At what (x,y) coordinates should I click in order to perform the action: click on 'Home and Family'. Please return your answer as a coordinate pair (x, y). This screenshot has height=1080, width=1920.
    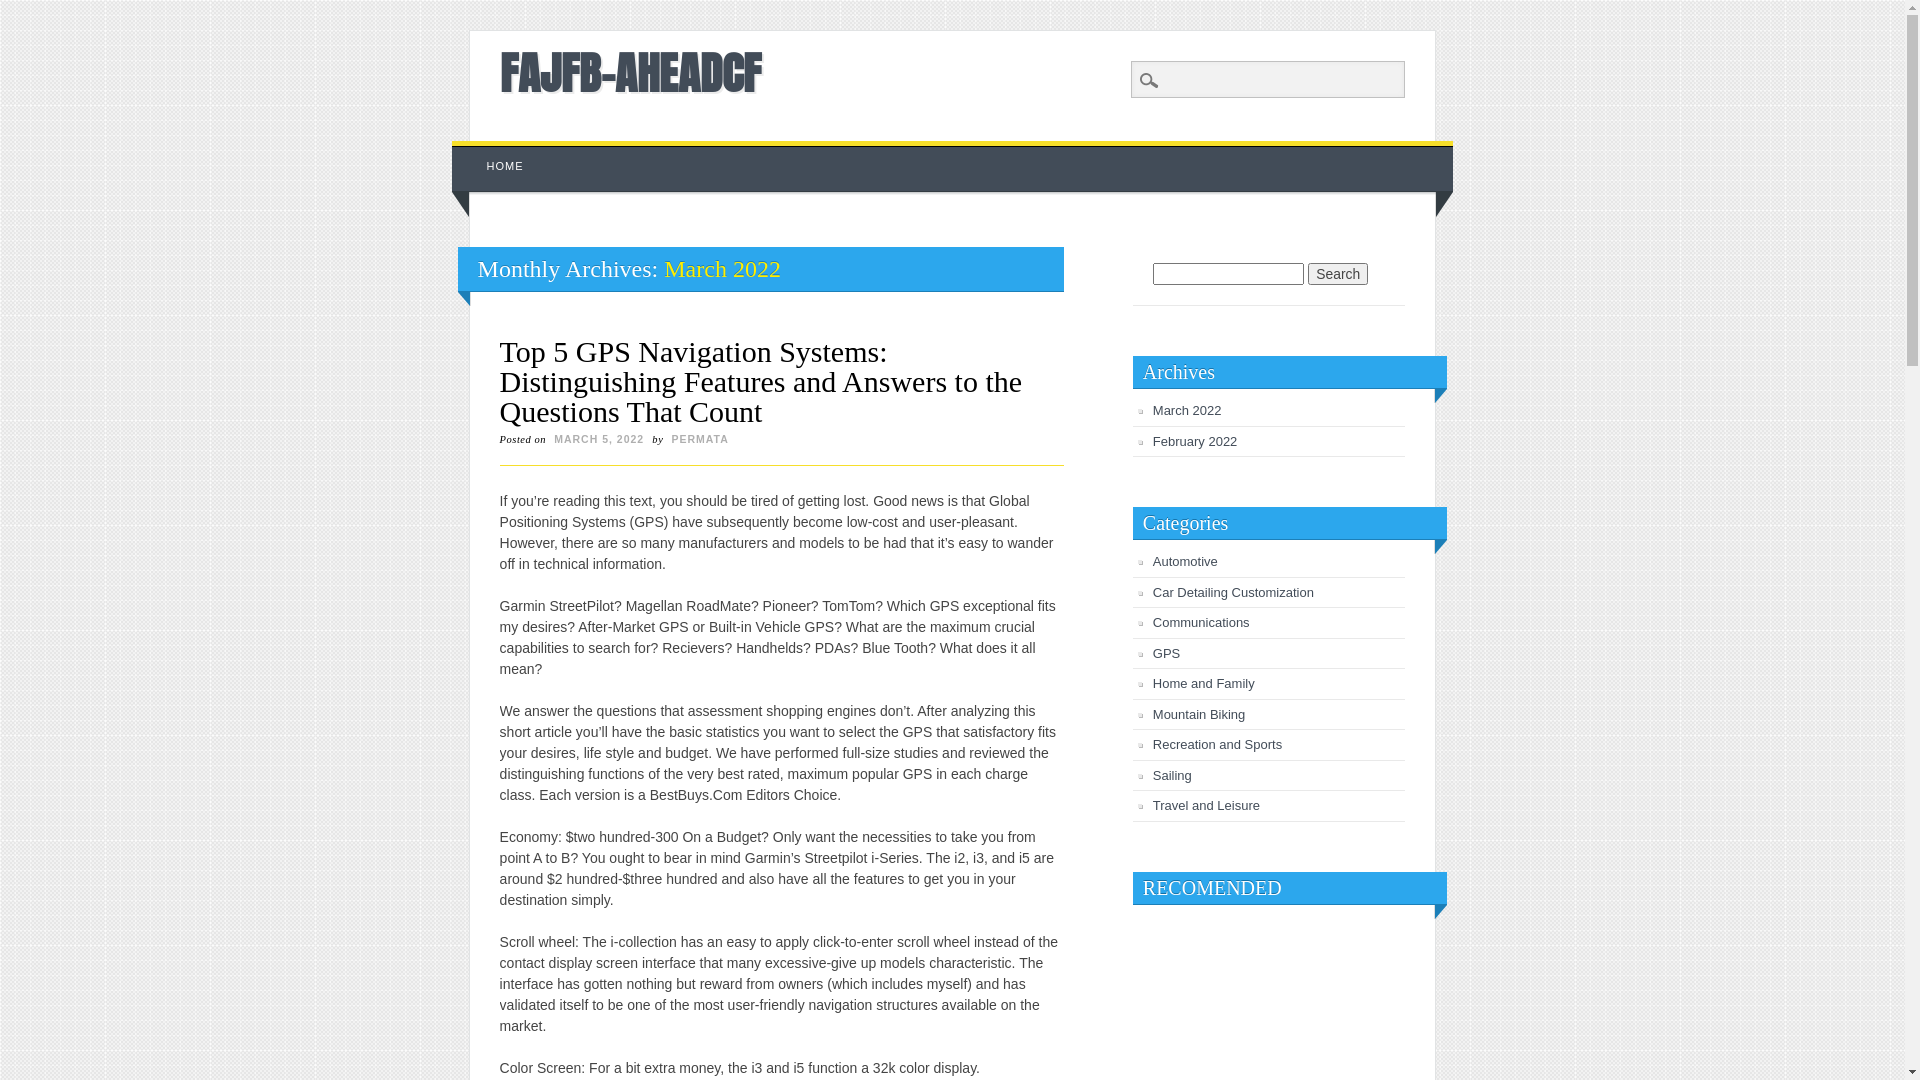
    Looking at the image, I should click on (1203, 682).